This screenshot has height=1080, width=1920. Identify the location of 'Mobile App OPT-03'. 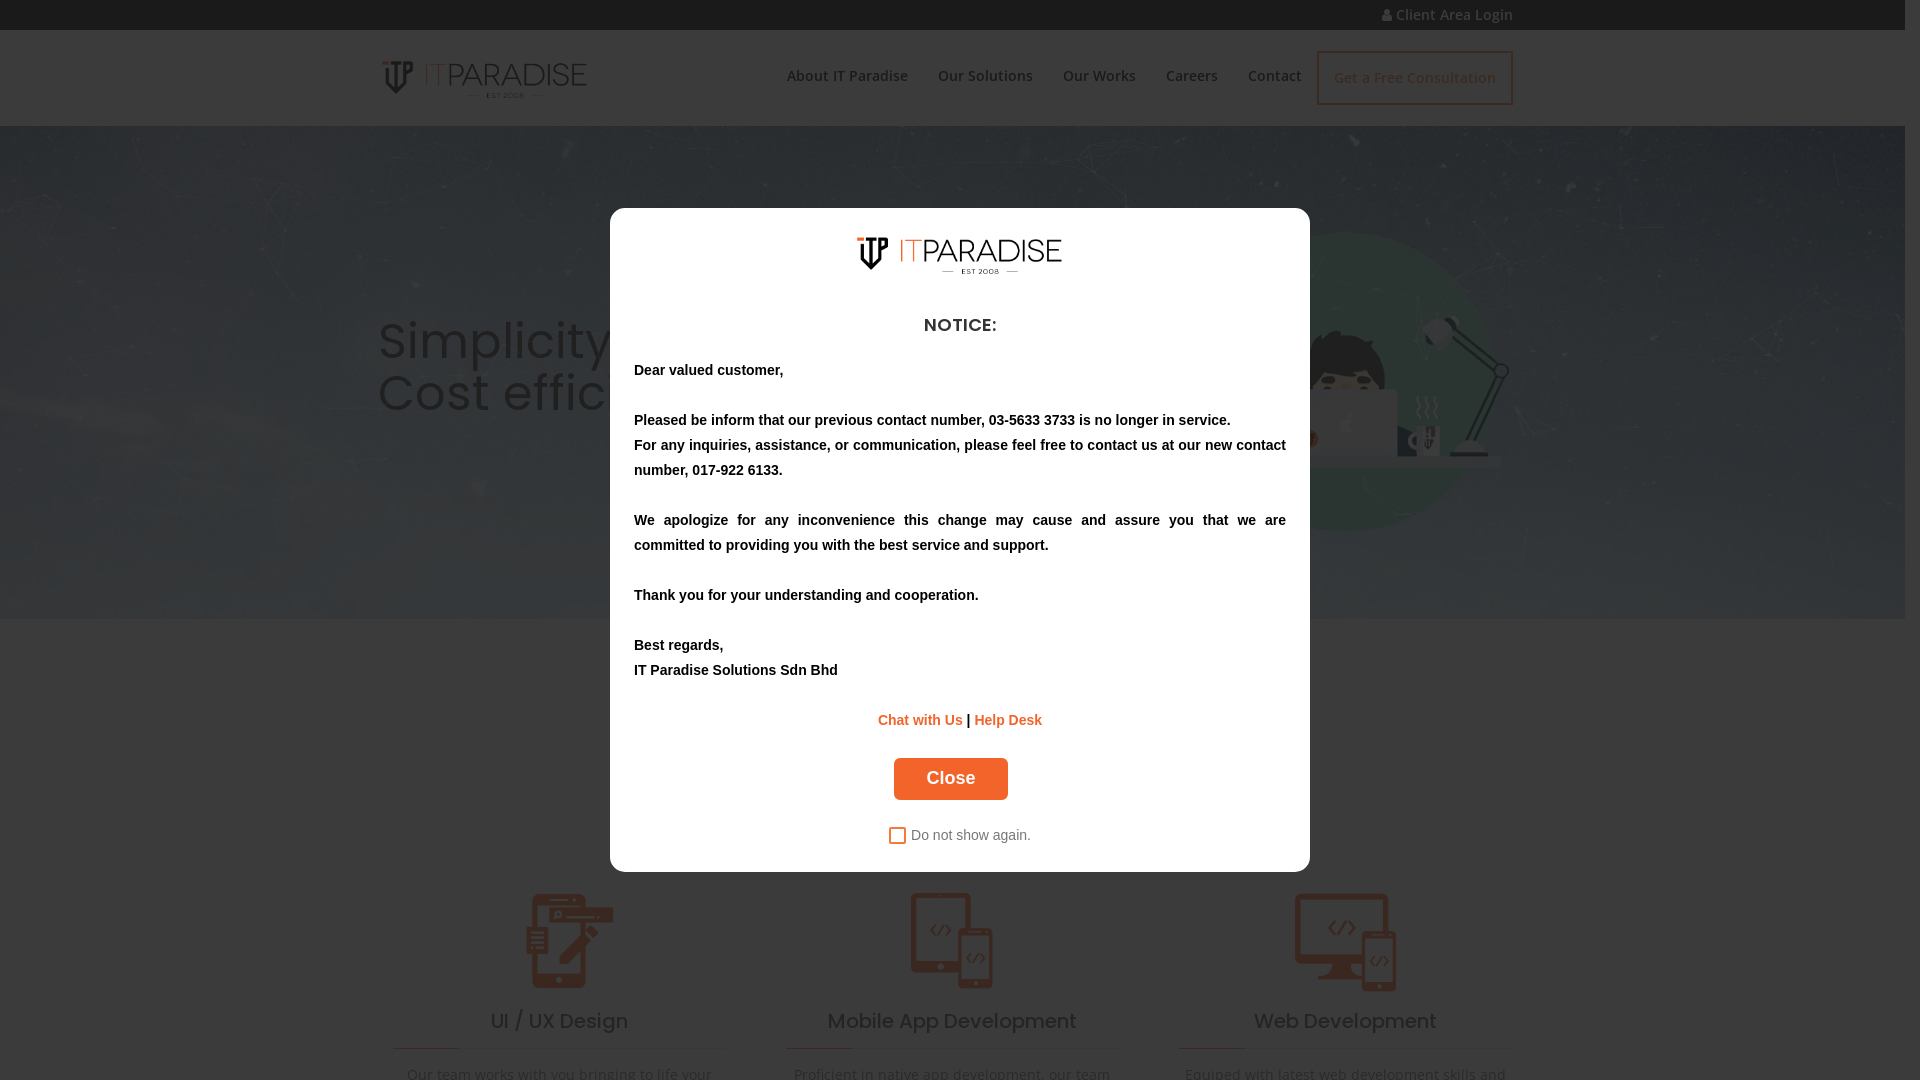
(950, 941).